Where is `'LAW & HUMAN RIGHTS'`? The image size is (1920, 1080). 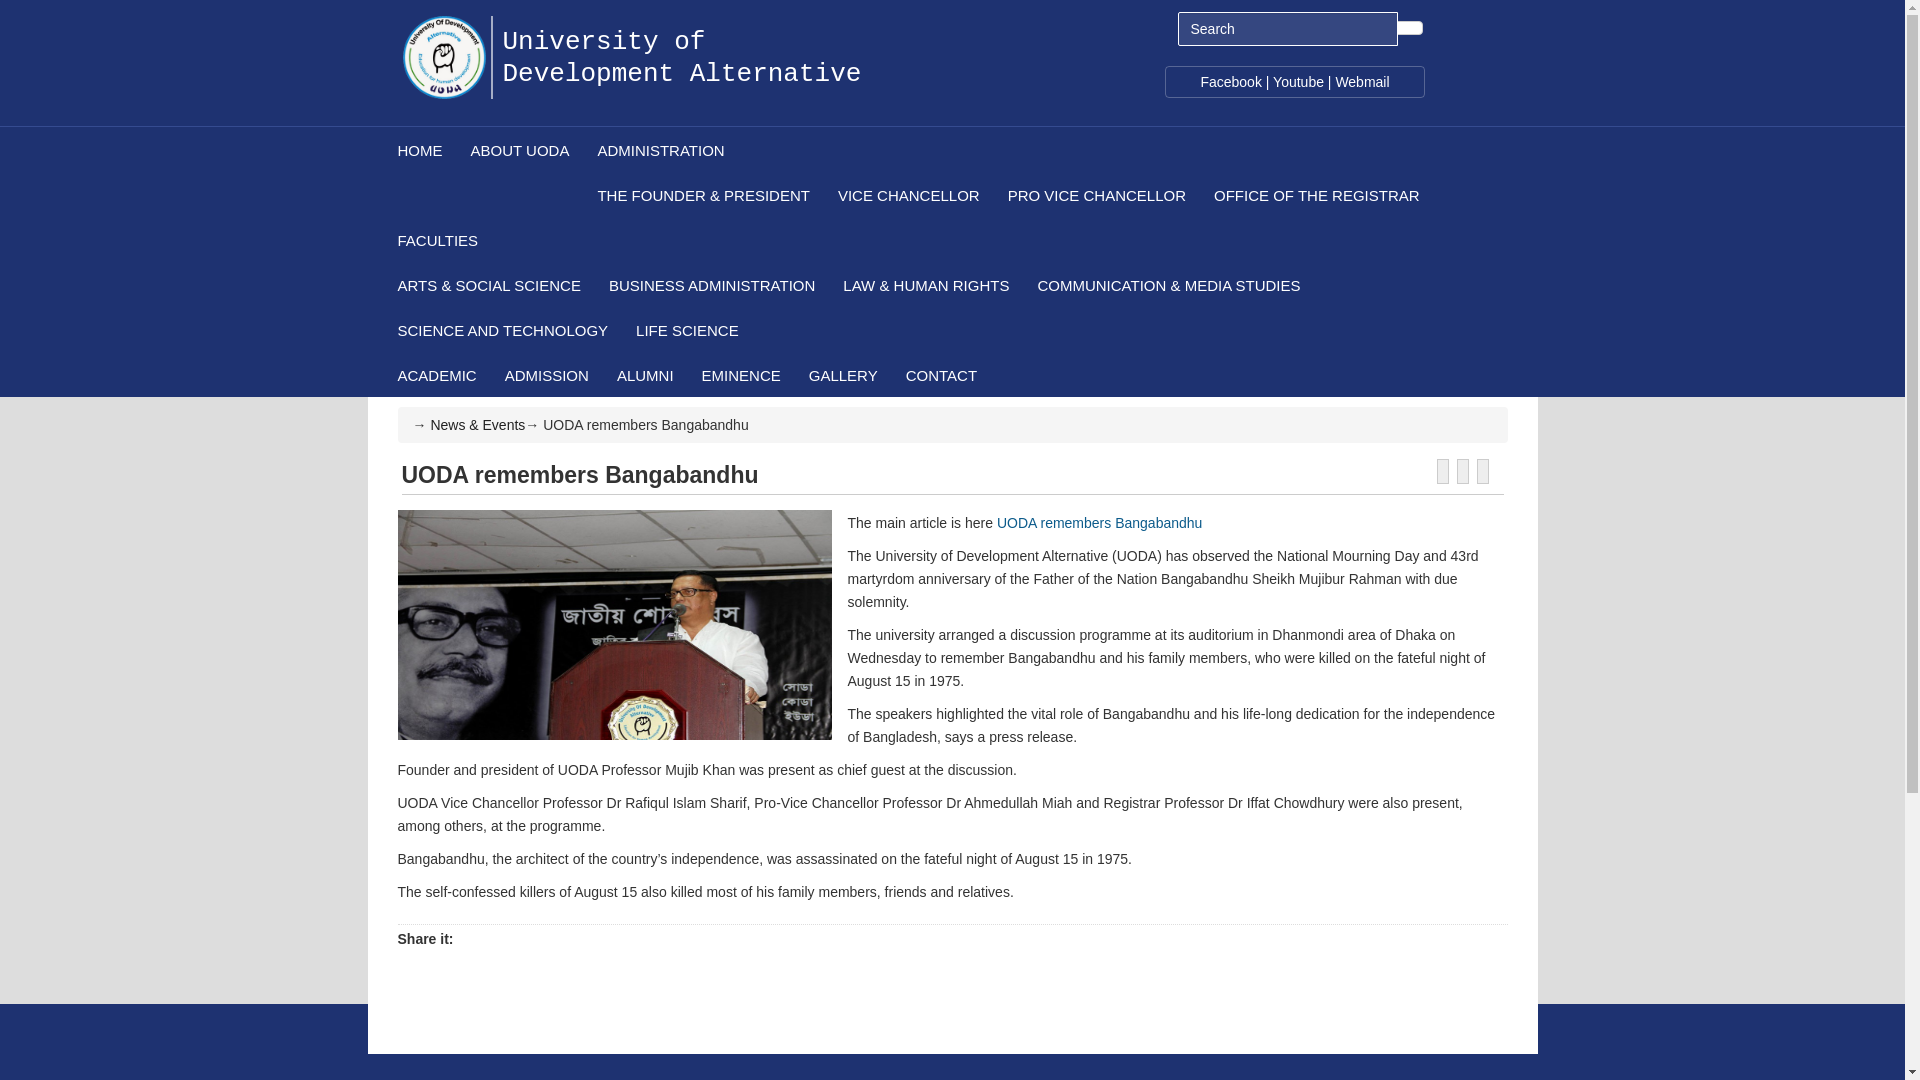
'LAW & HUMAN RIGHTS' is located at coordinates (924, 284).